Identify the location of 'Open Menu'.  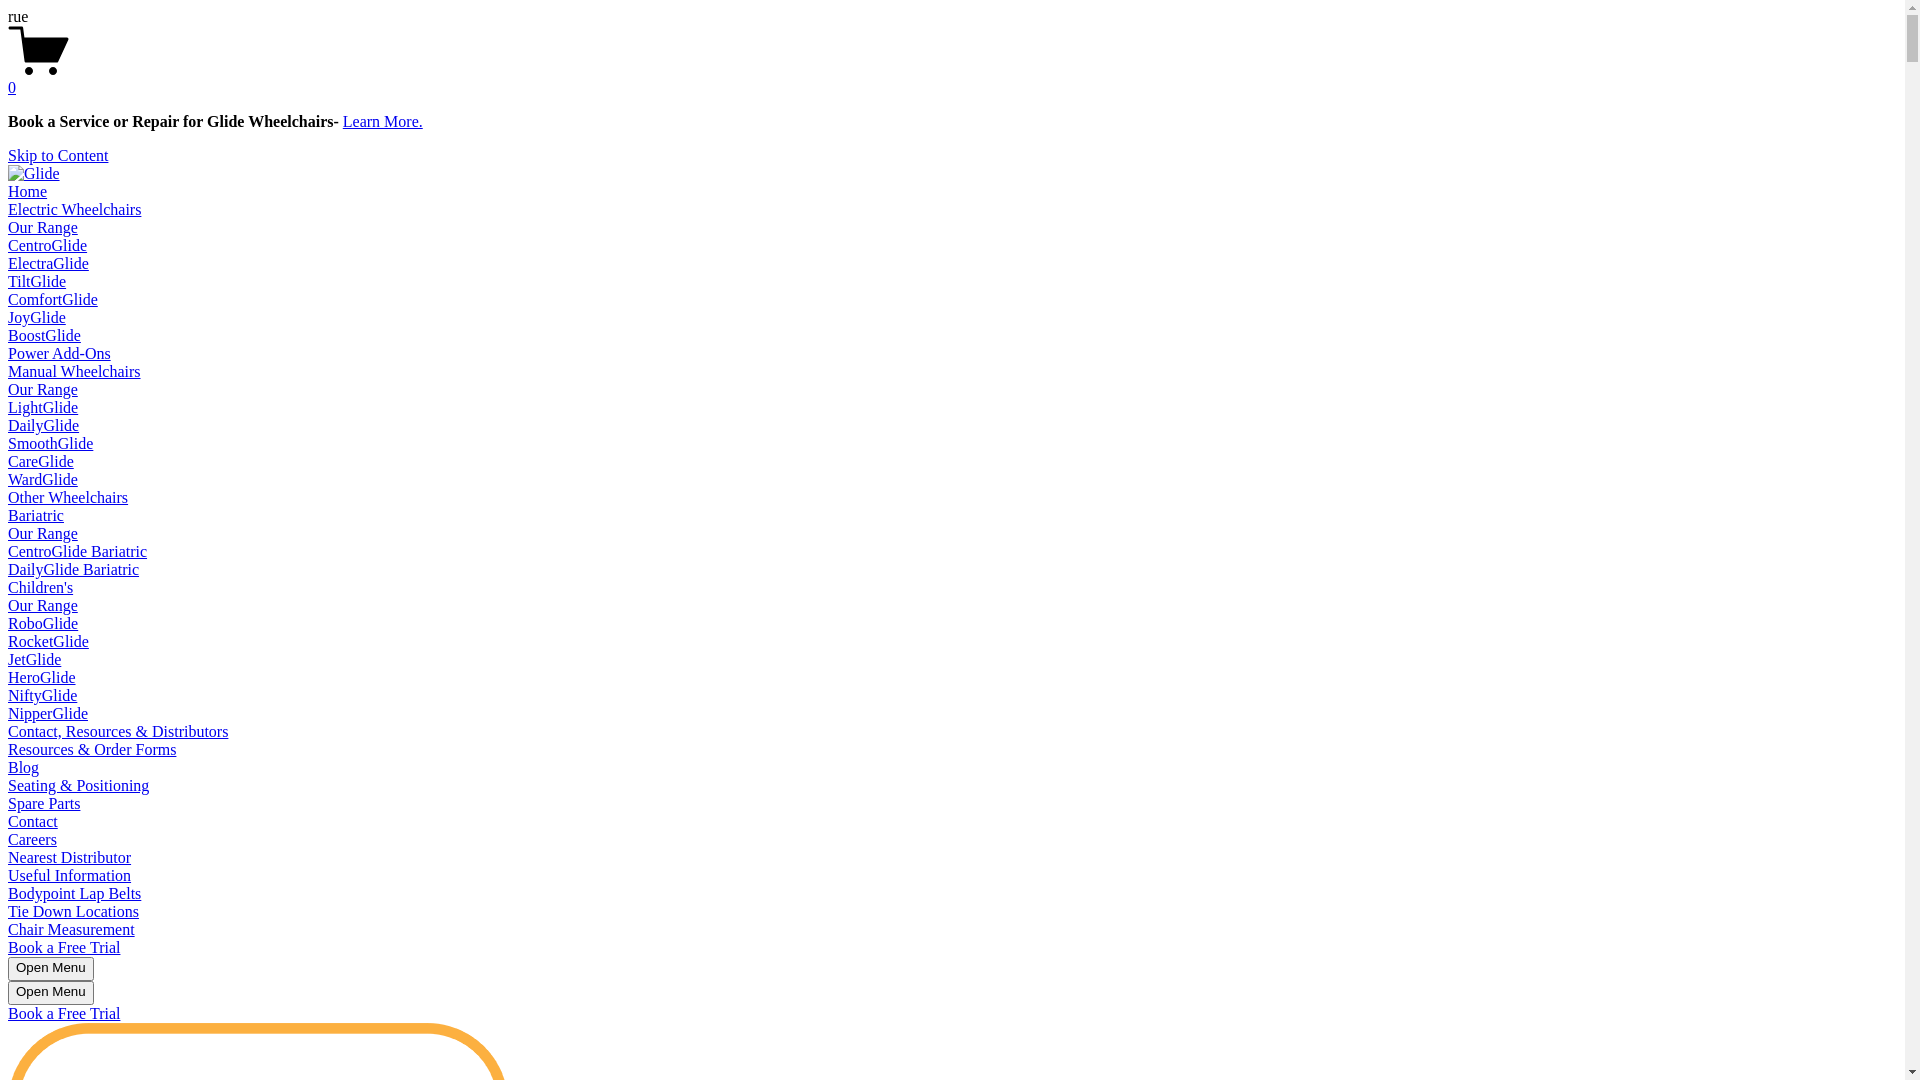
(8, 967).